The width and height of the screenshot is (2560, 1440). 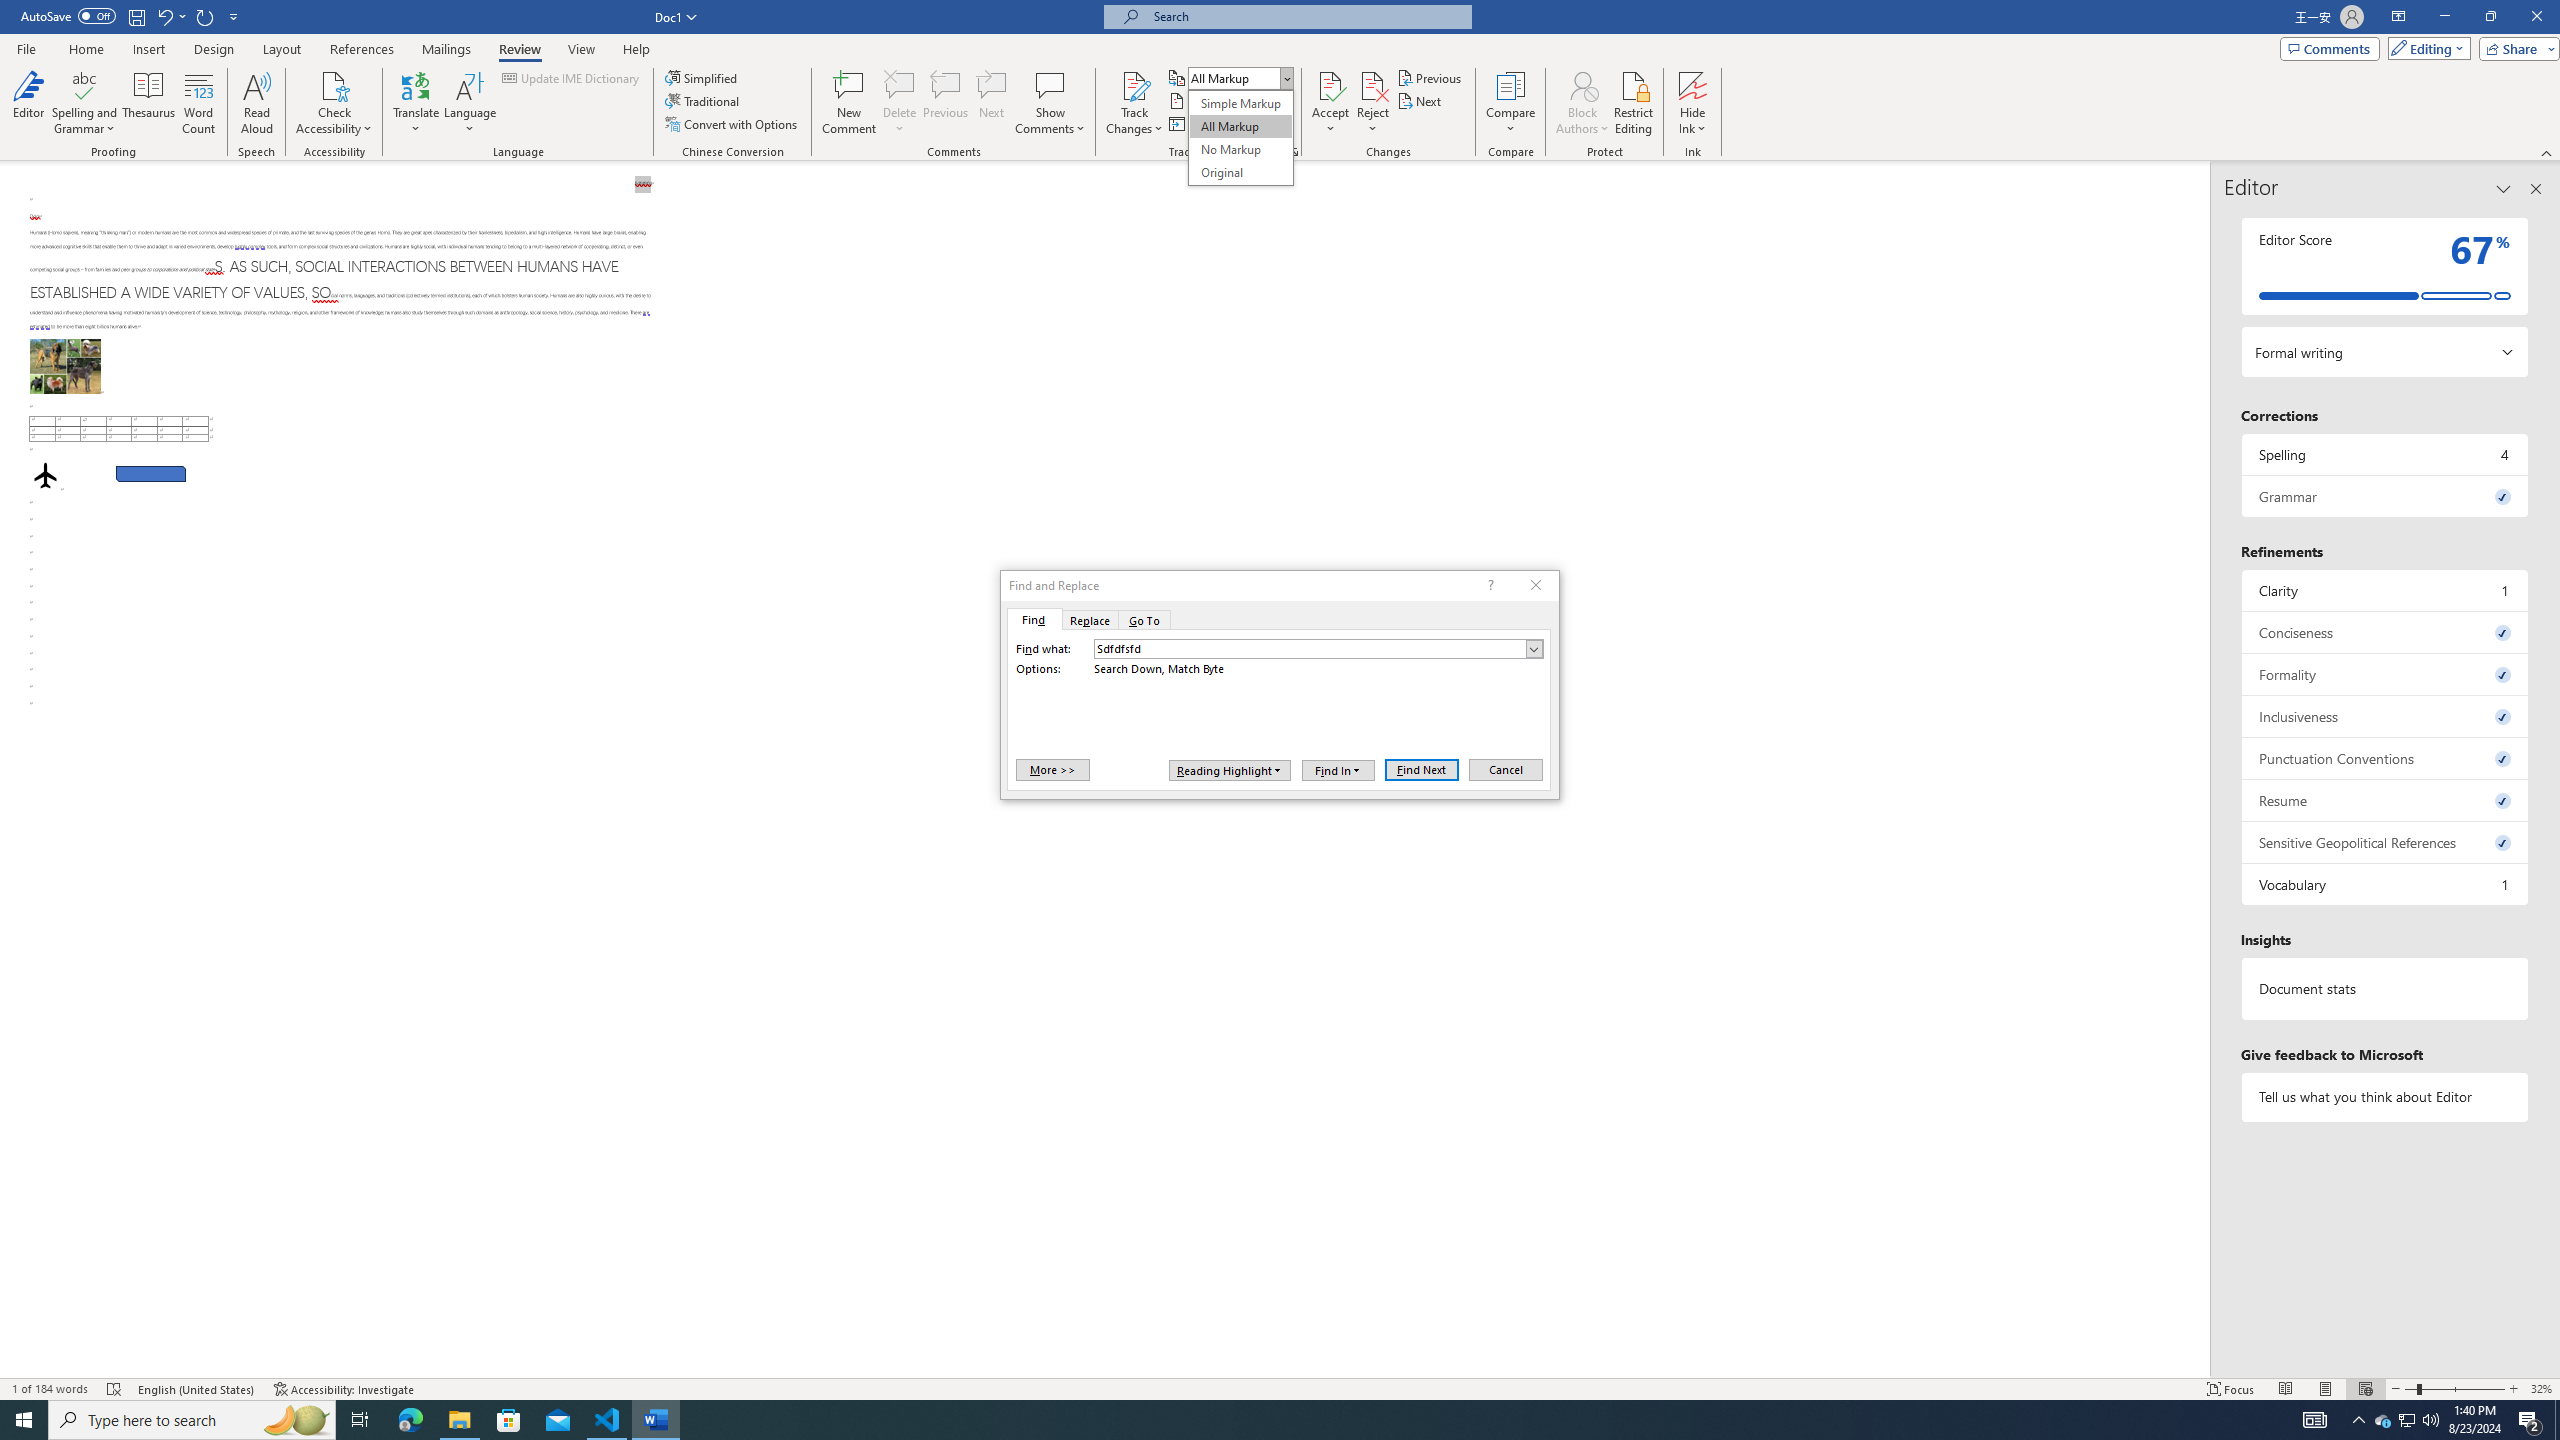 I want to click on 'Start', so click(x=24, y=1418).